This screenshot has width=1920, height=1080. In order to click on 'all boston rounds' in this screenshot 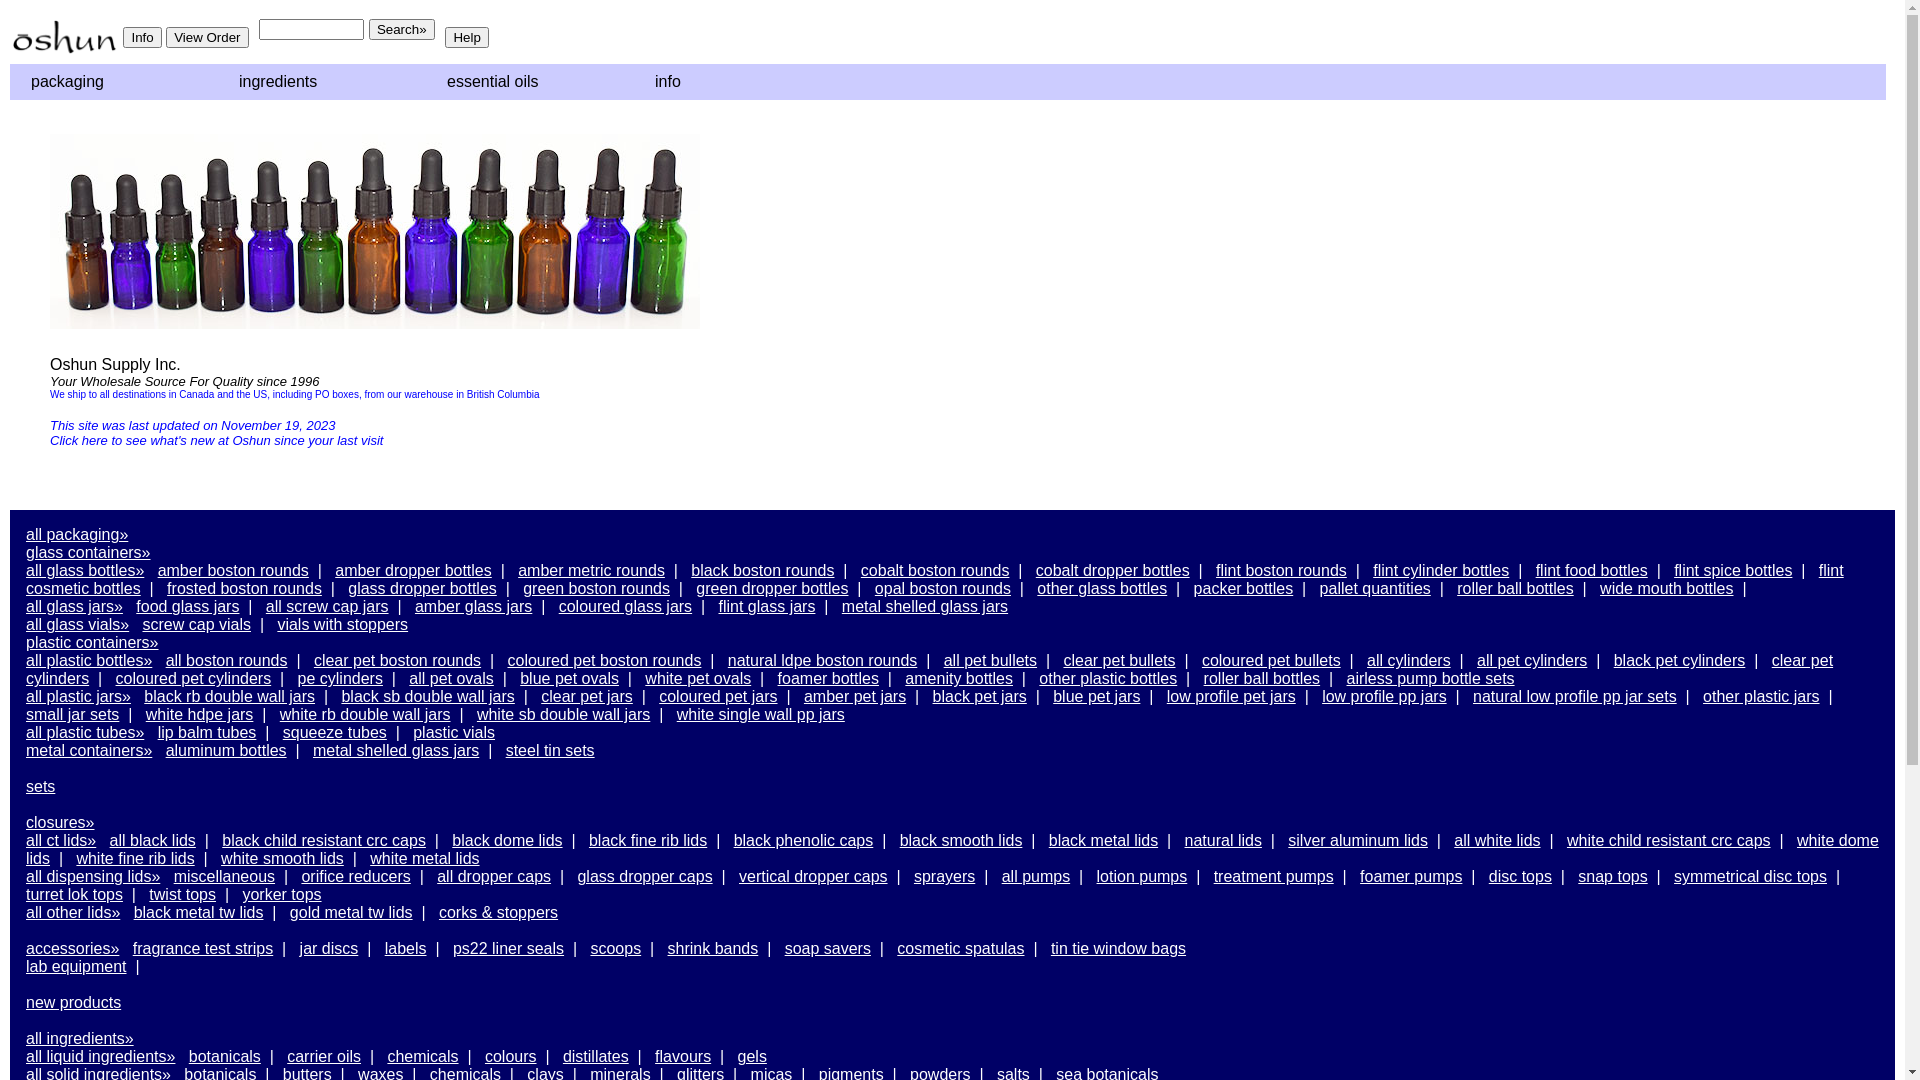, I will do `click(226, 660)`.